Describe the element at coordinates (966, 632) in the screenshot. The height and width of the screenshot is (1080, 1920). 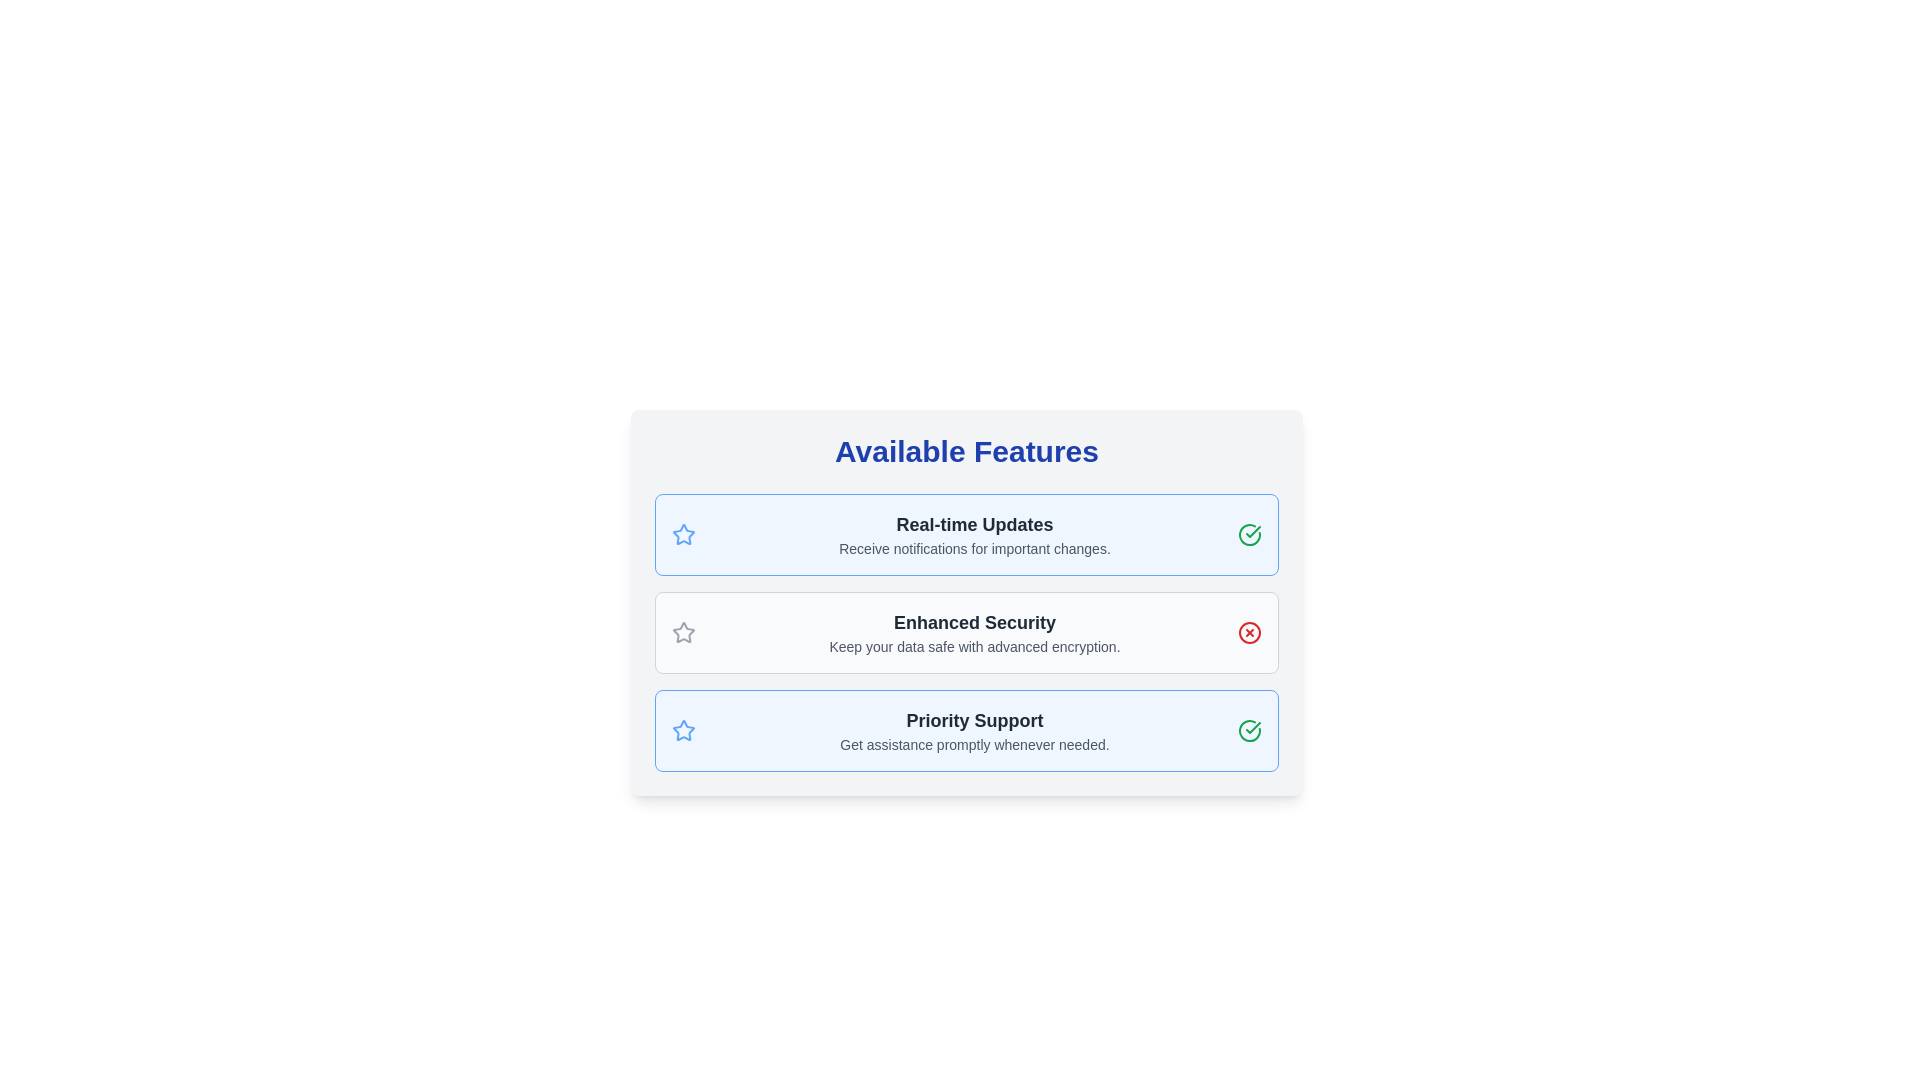
I see `the 'Enhanced Security' informational card, which is the second card in a stacked list of three cards, featuring a star icon on the left and a red cross icon on the right` at that location.